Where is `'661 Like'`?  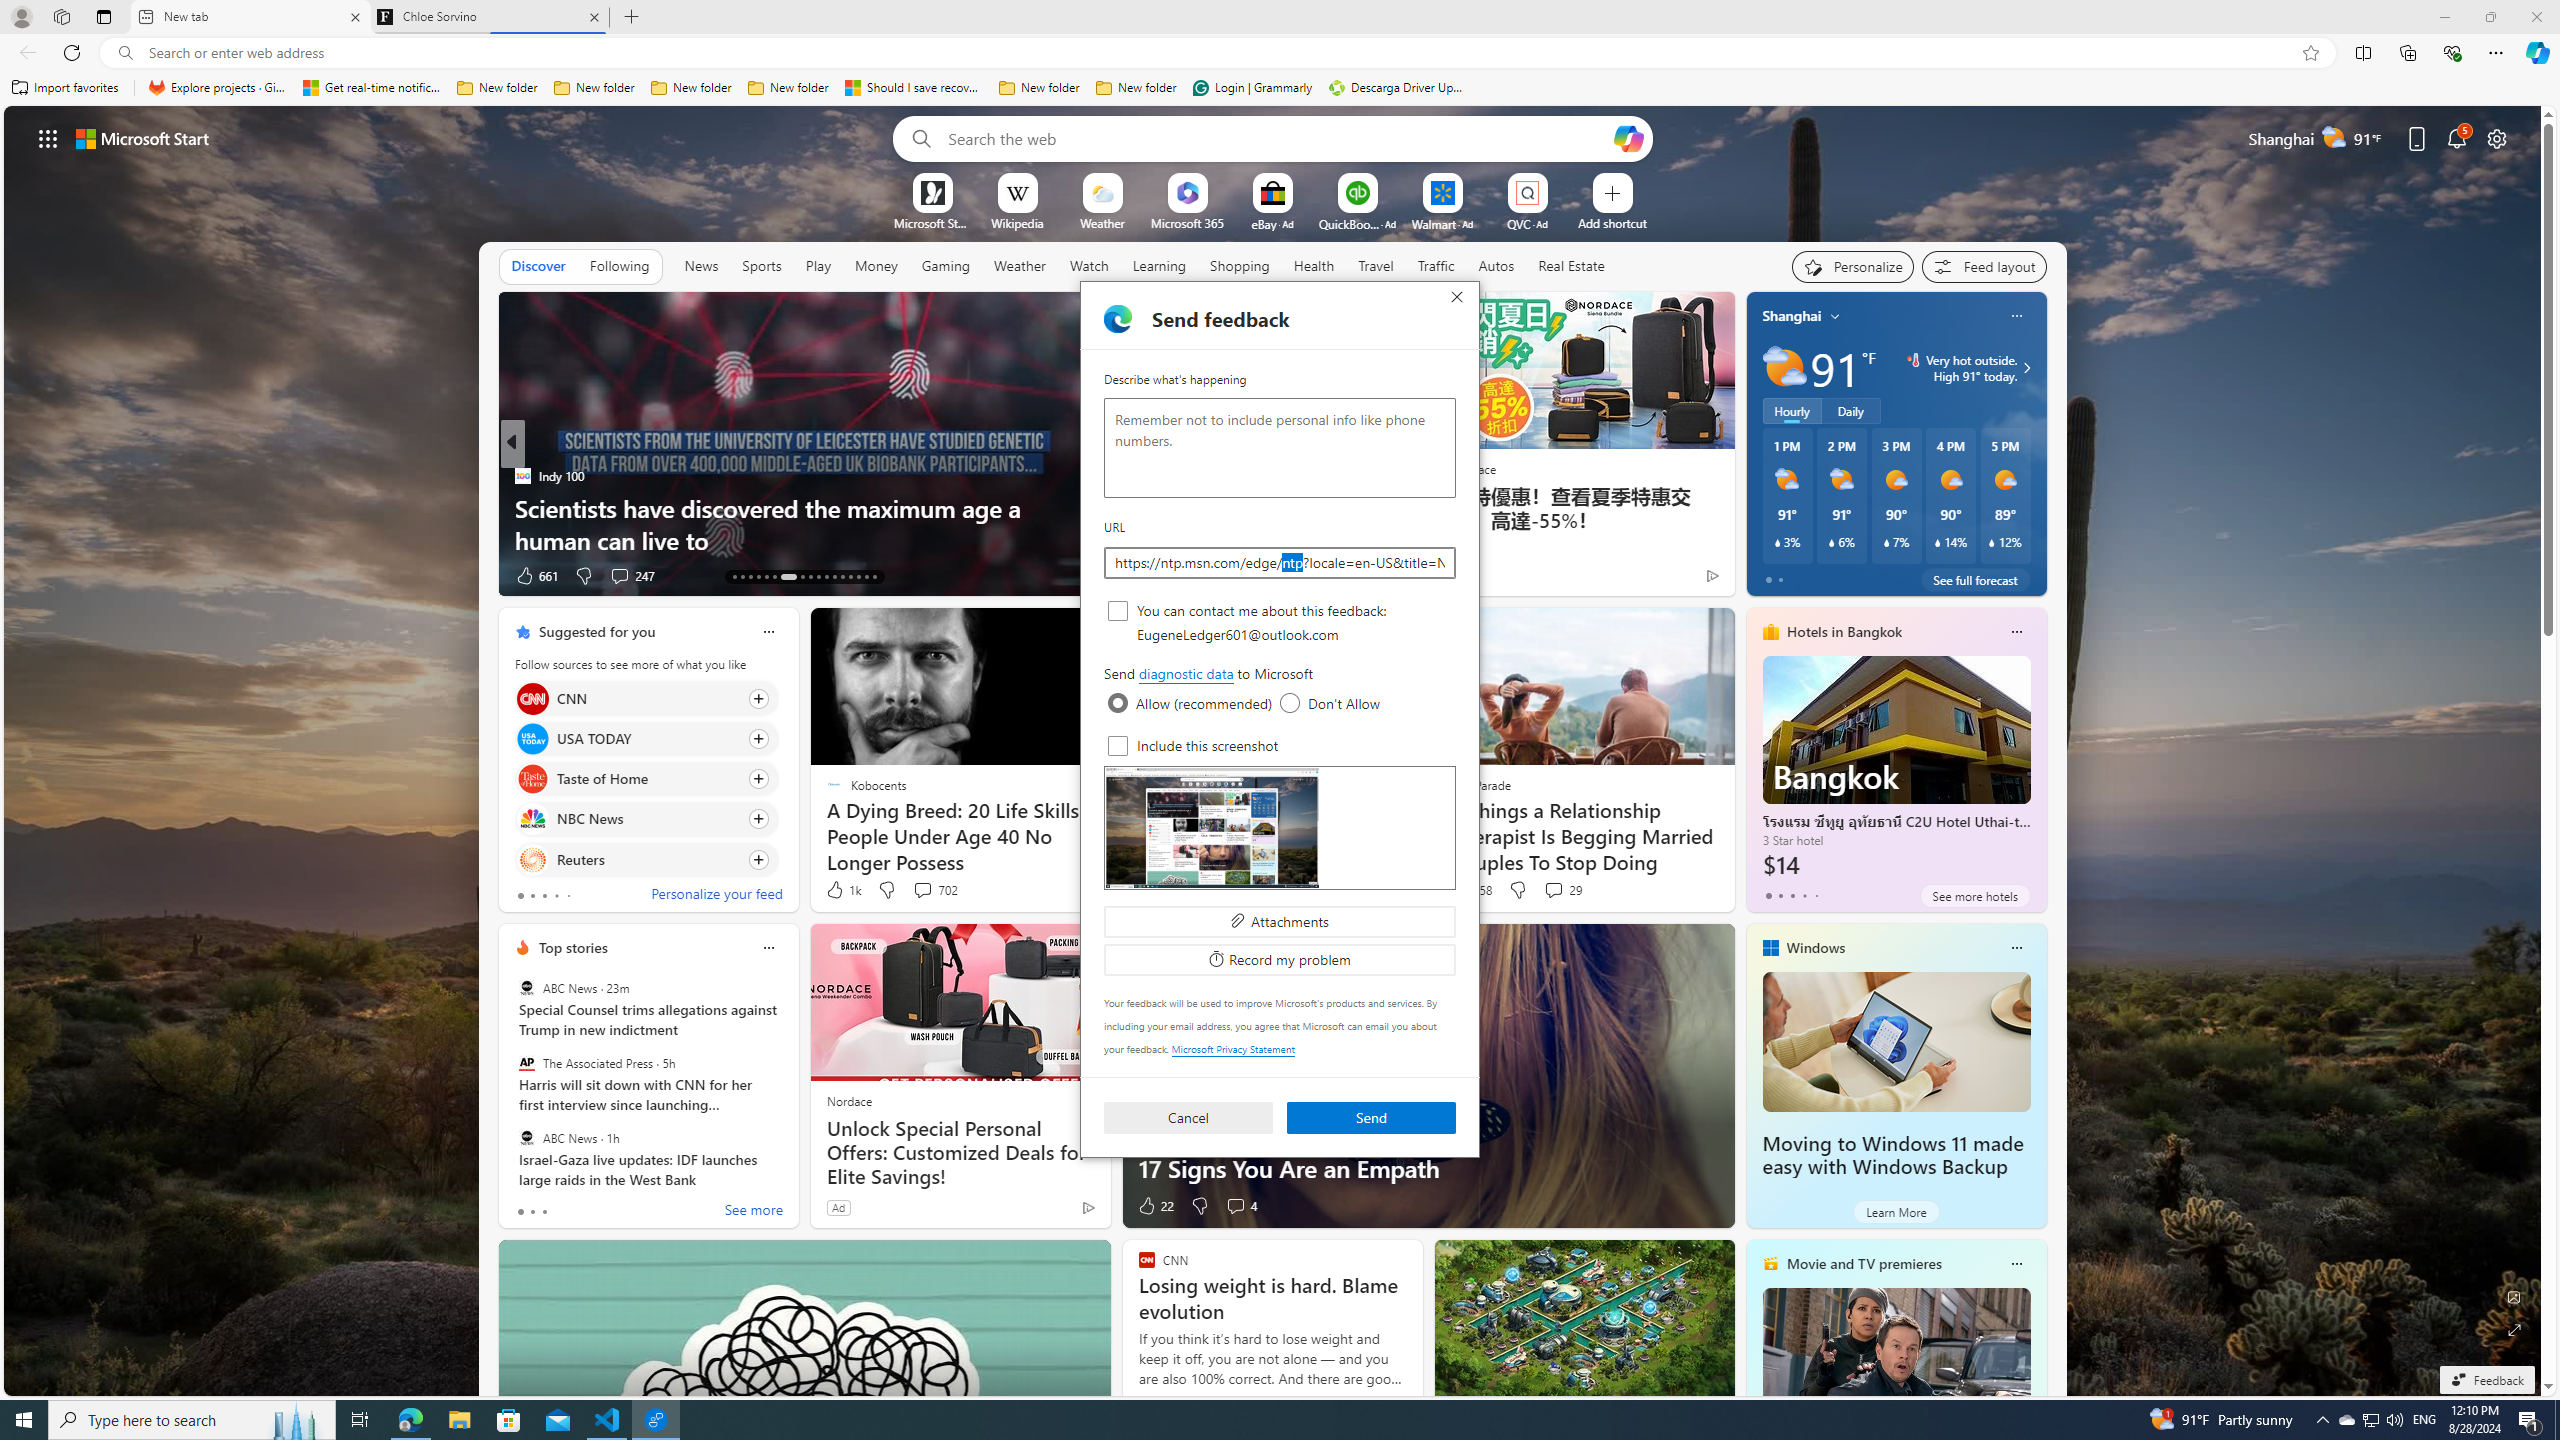 '661 Like' is located at coordinates (535, 575).